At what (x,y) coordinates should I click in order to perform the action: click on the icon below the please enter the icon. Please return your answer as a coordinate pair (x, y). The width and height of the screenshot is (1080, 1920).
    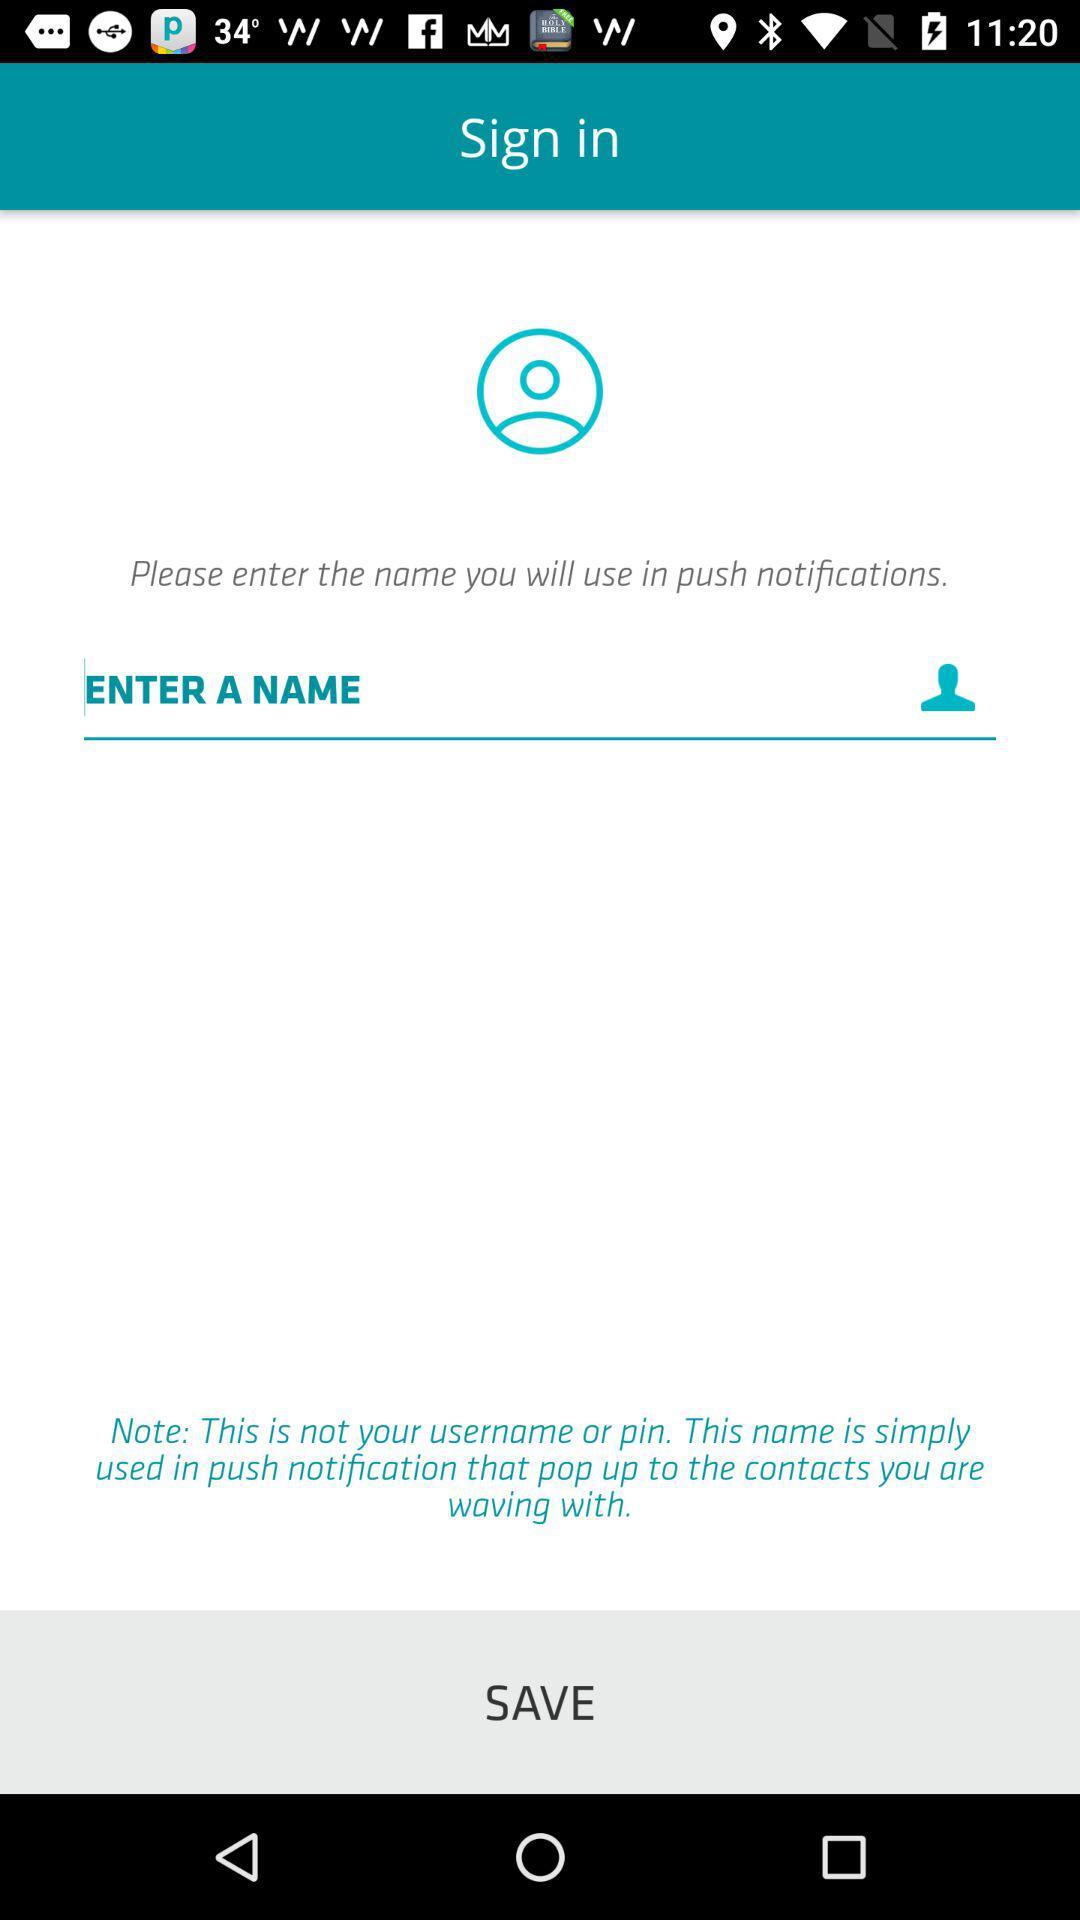
    Looking at the image, I should click on (540, 687).